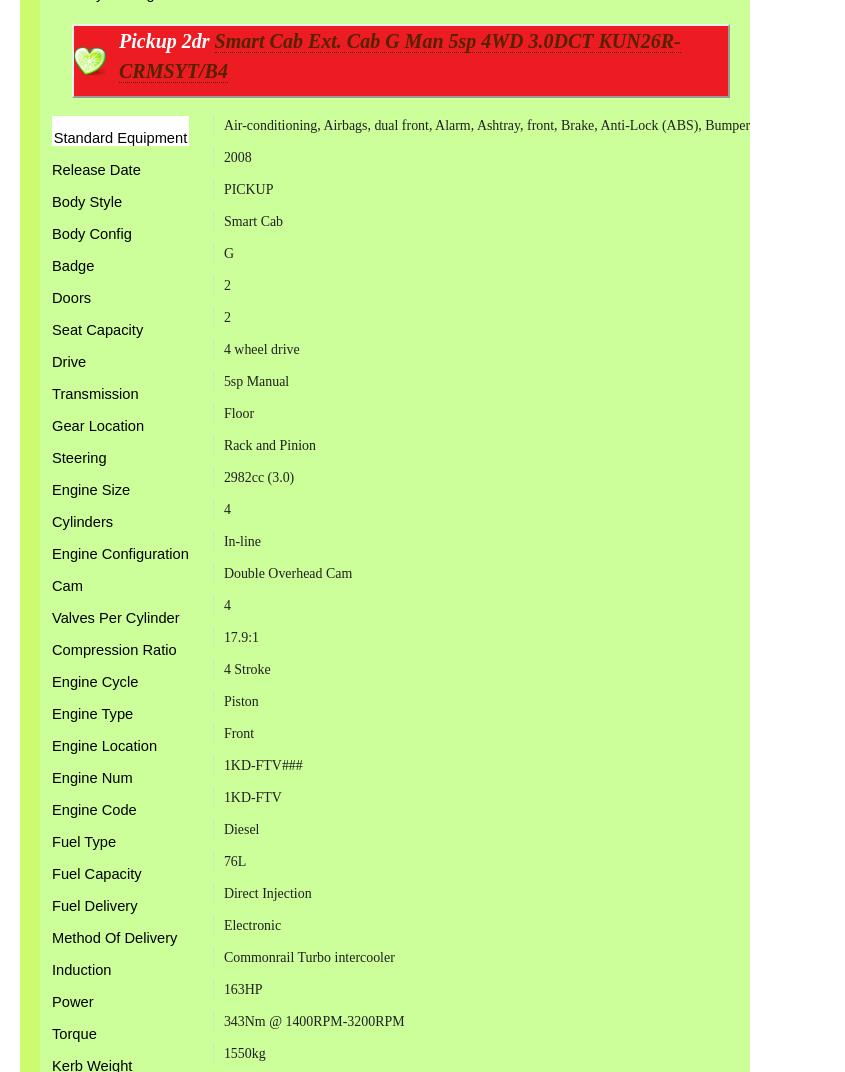  I want to click on 'Body Config', so click(91, 234).